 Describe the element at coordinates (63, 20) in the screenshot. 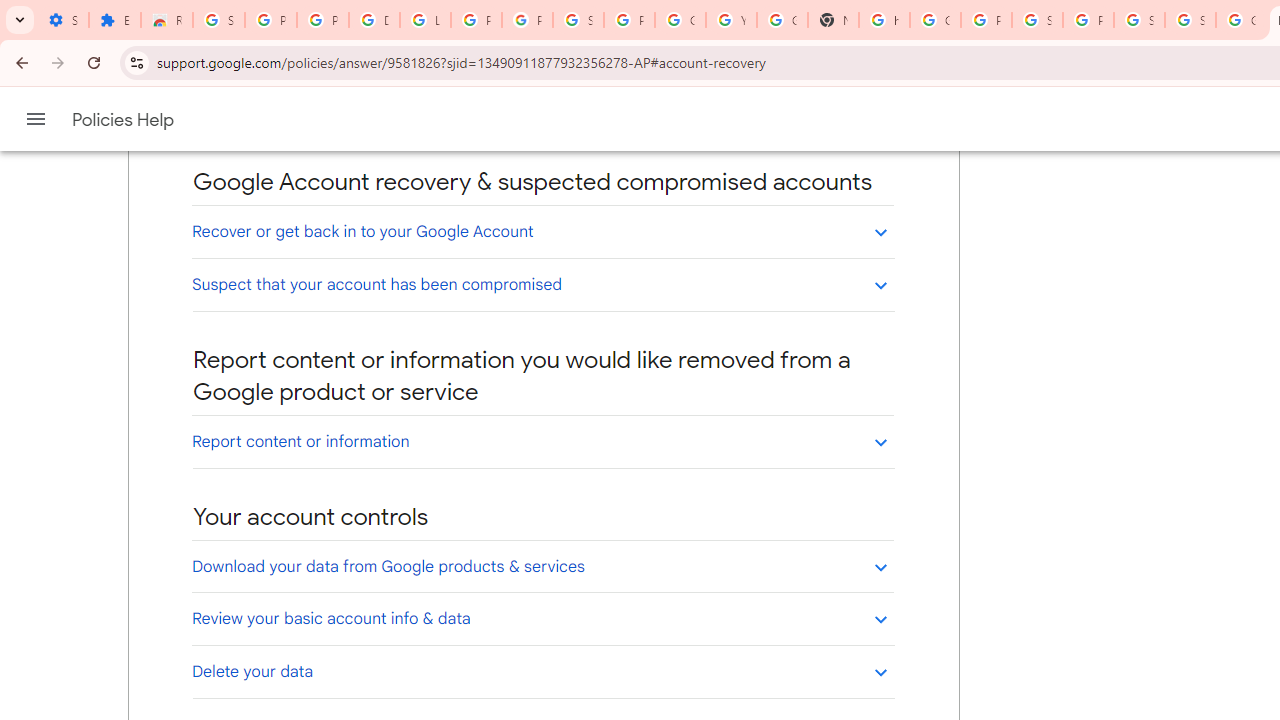

I see `'Settings - On startup'` at that location.